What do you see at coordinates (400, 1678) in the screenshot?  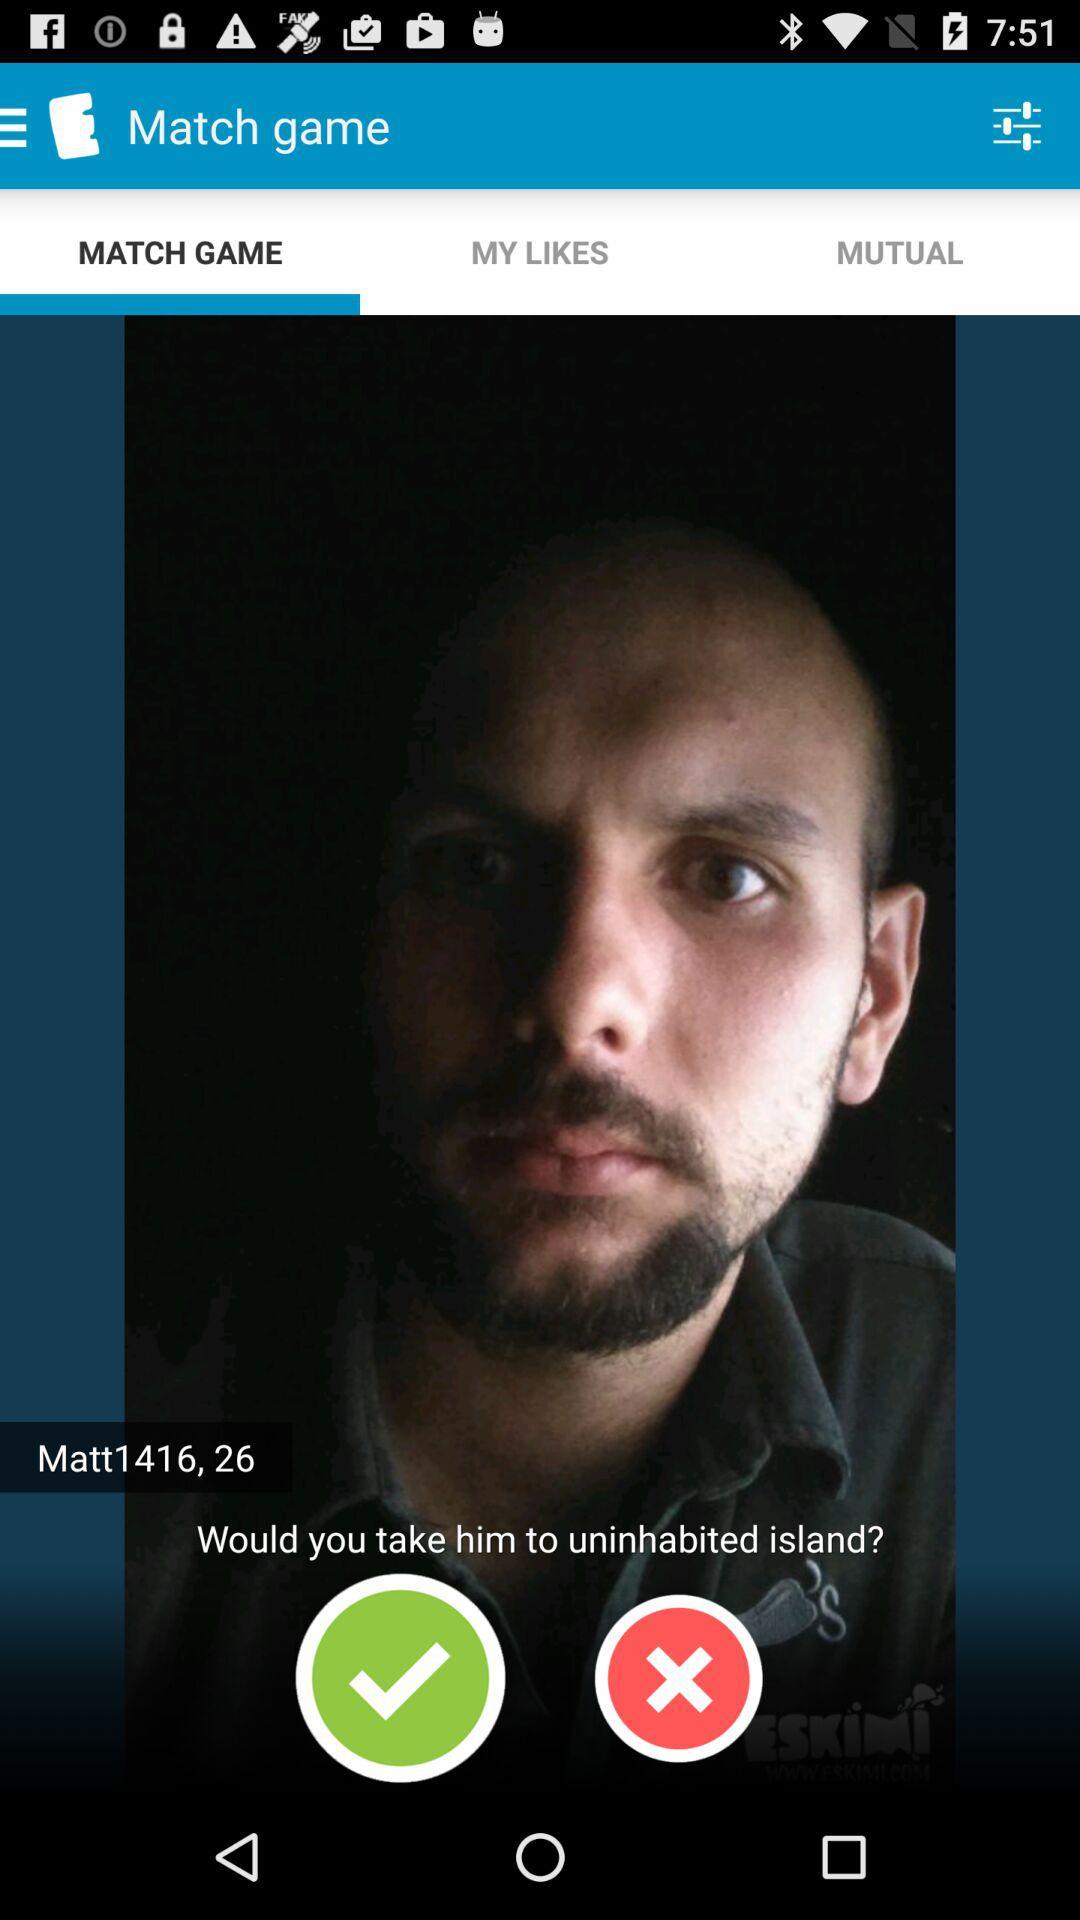 I see `confirm` at bounding box center [400, 1678].